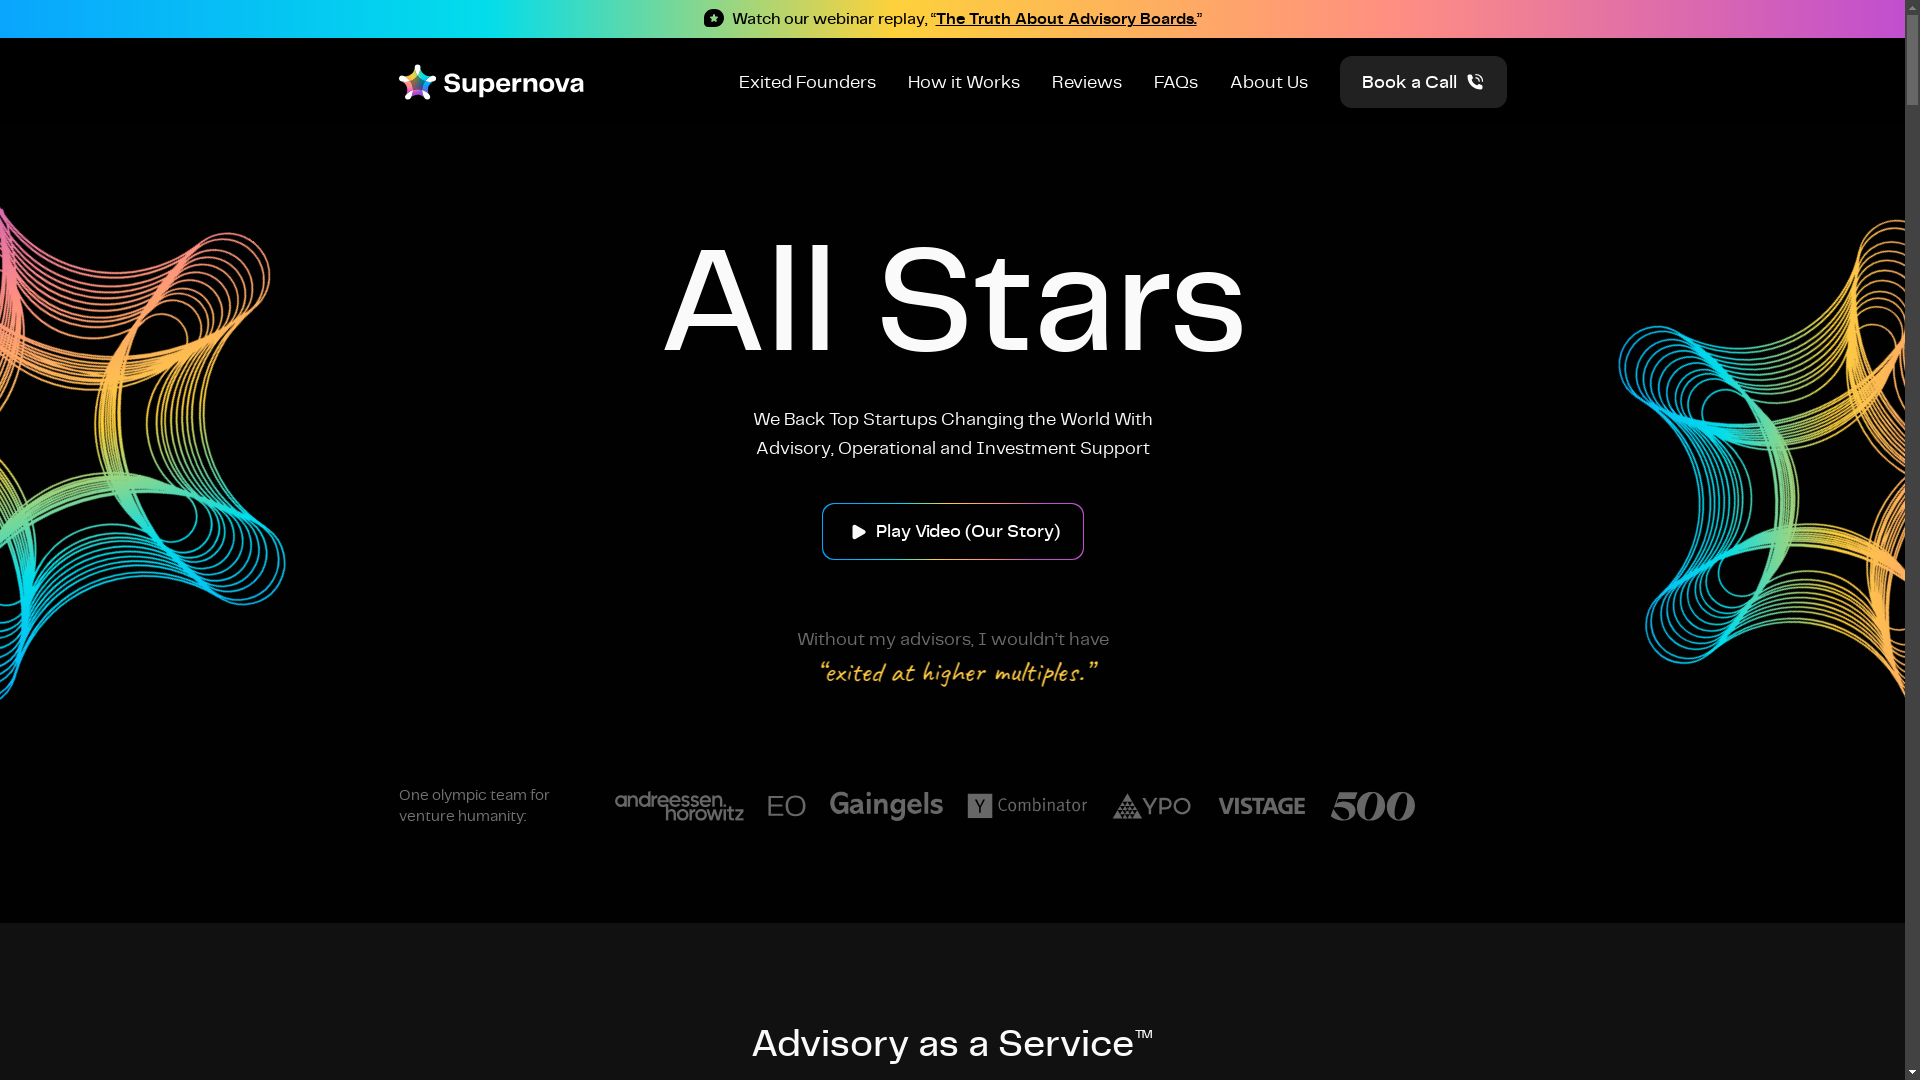 The image size is (1920, 1080). What do you see at coordinates (1267, 80) in the screenshot?
I see `'About Us'` at bounding box center [1267, 80].